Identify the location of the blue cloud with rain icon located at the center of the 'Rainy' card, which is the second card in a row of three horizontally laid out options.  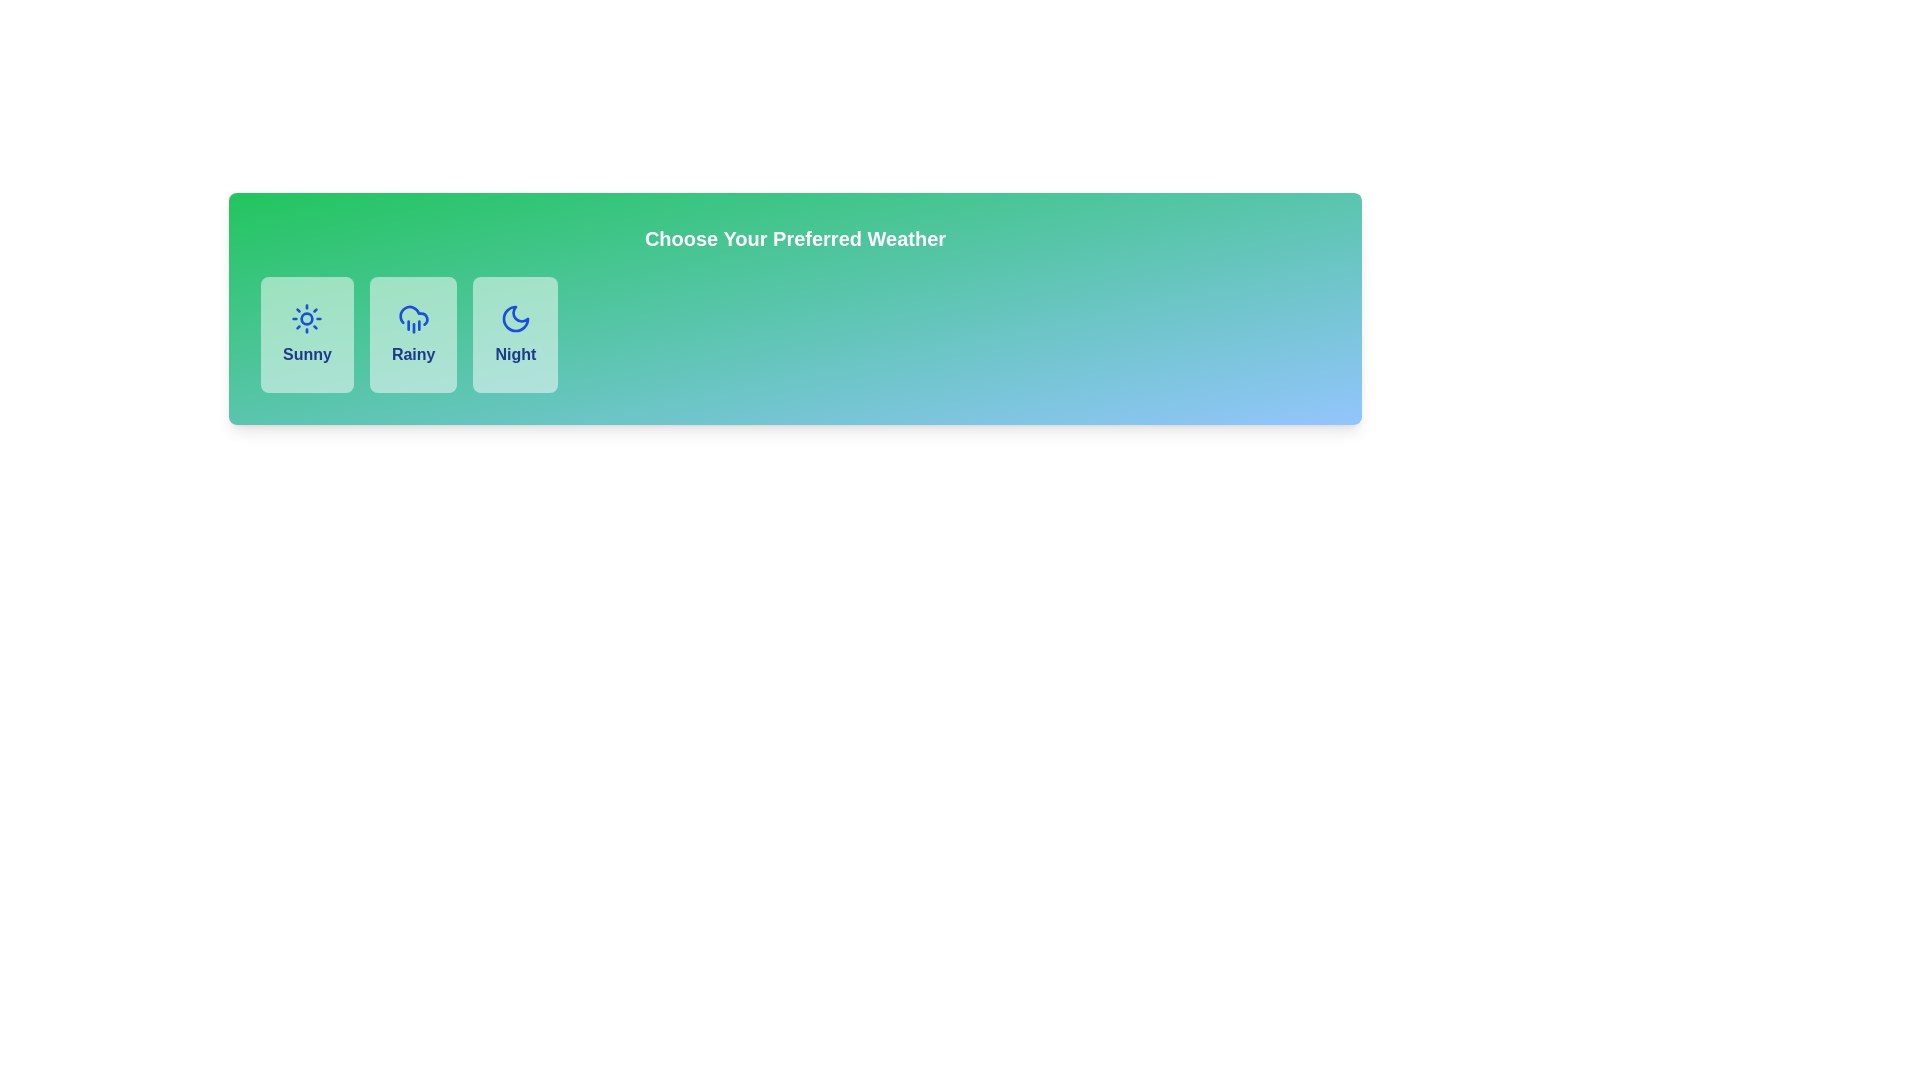
(412, 318).